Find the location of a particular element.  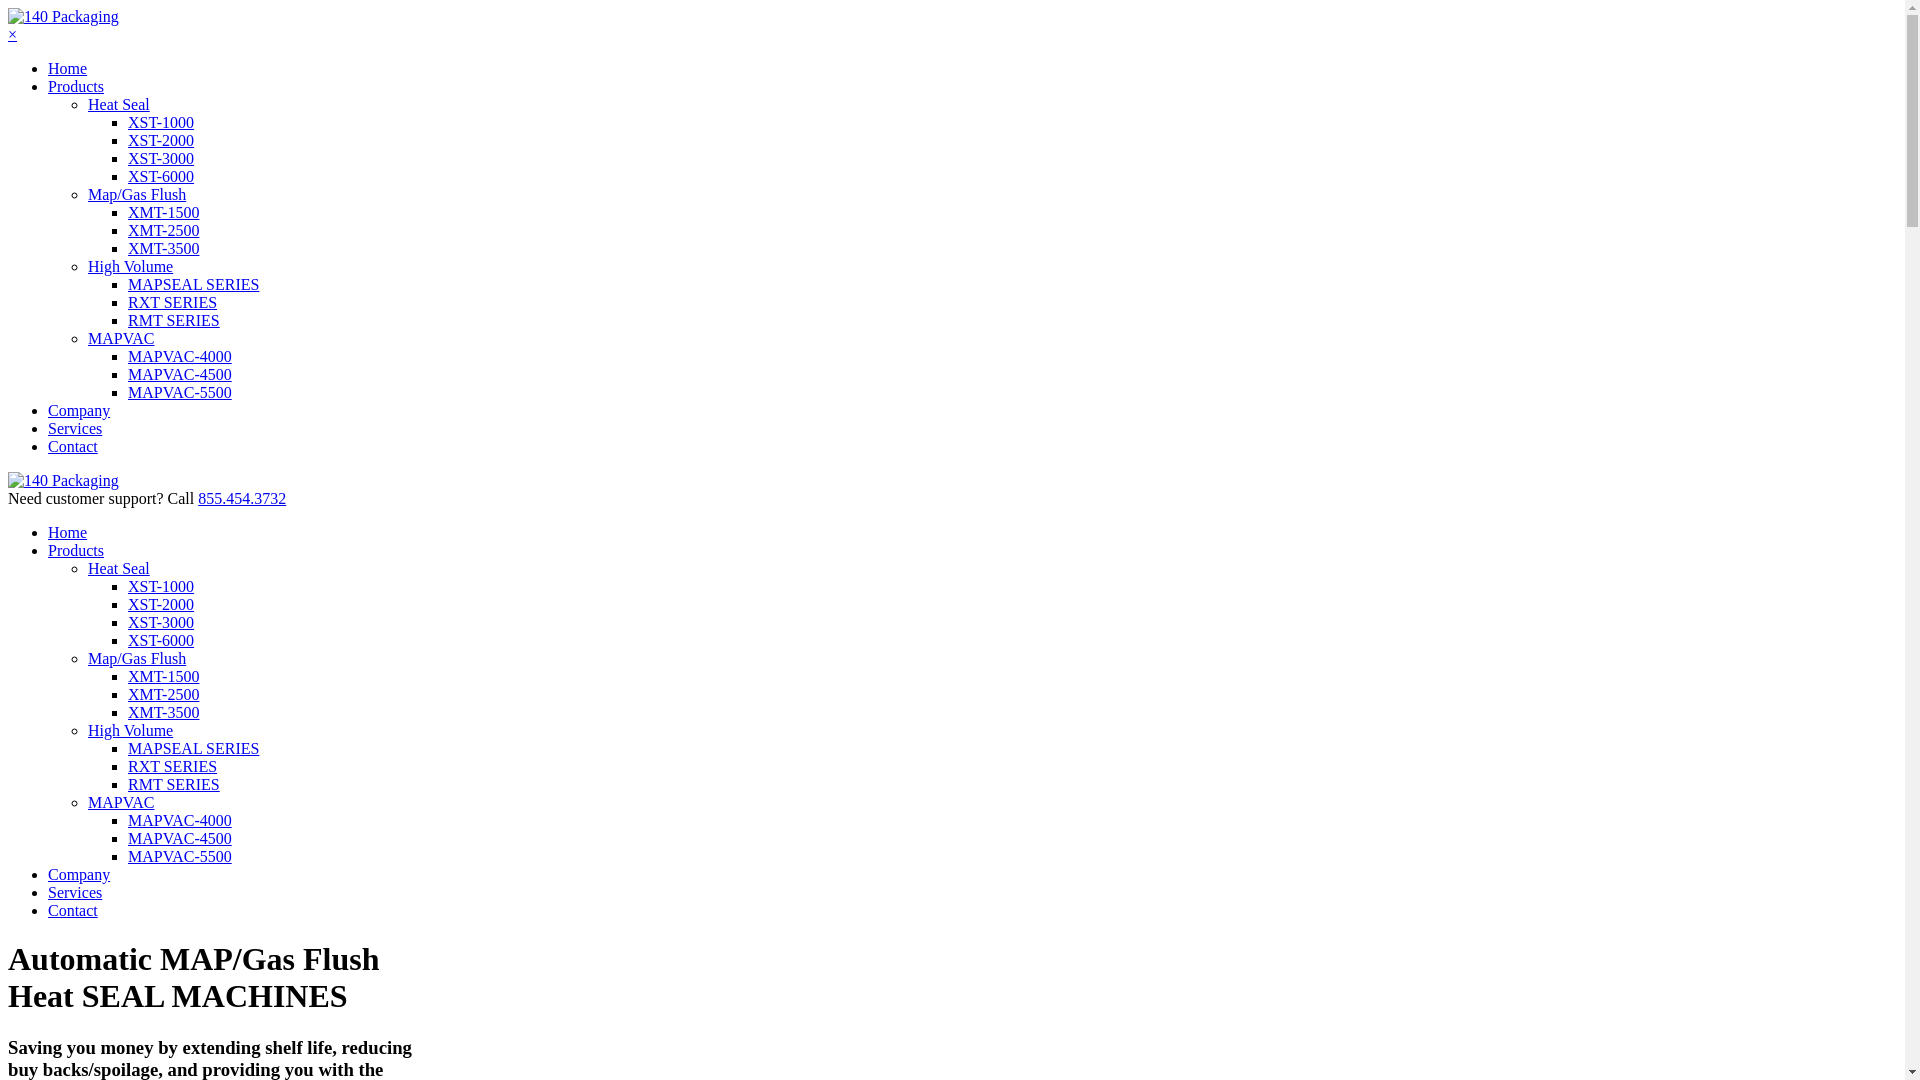

'MAPVAC' is located at coordinates (119, 801).